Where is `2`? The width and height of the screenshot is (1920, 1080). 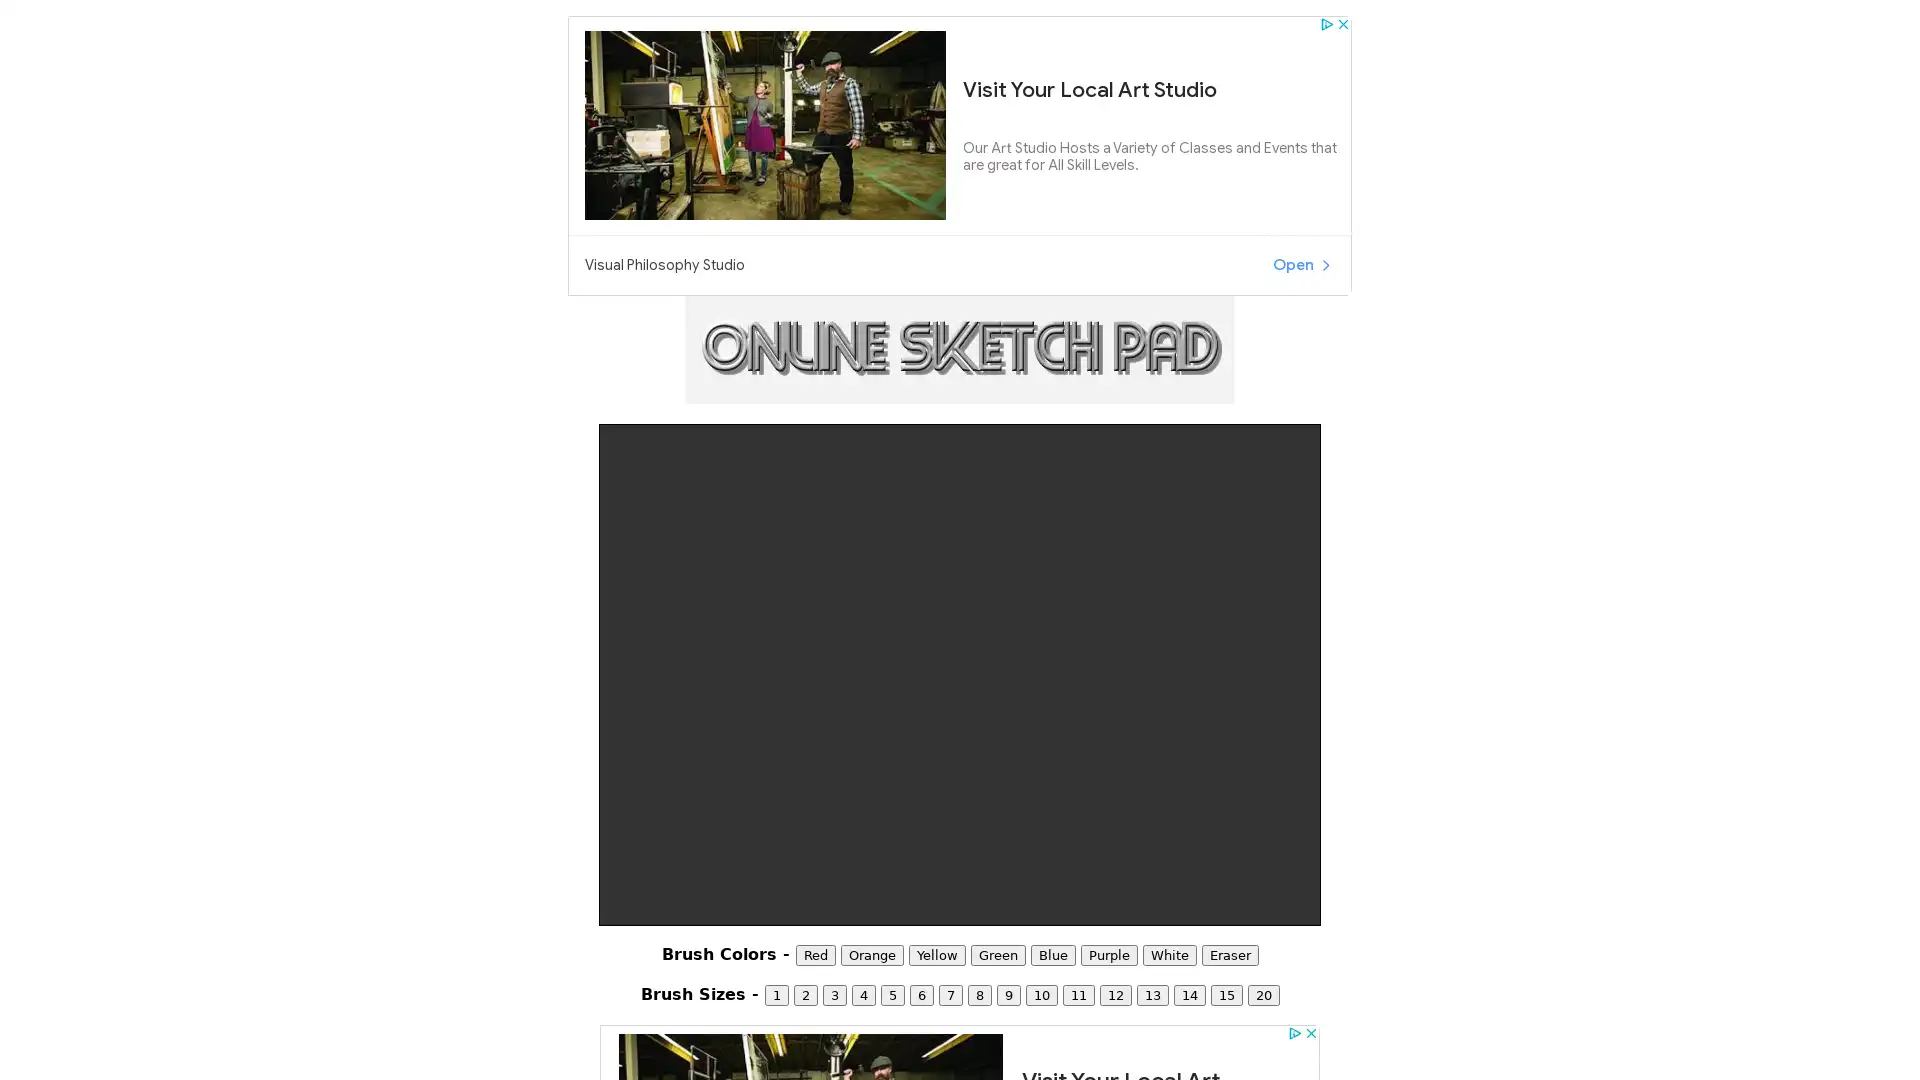 2 is located at coordinates (805, 995).